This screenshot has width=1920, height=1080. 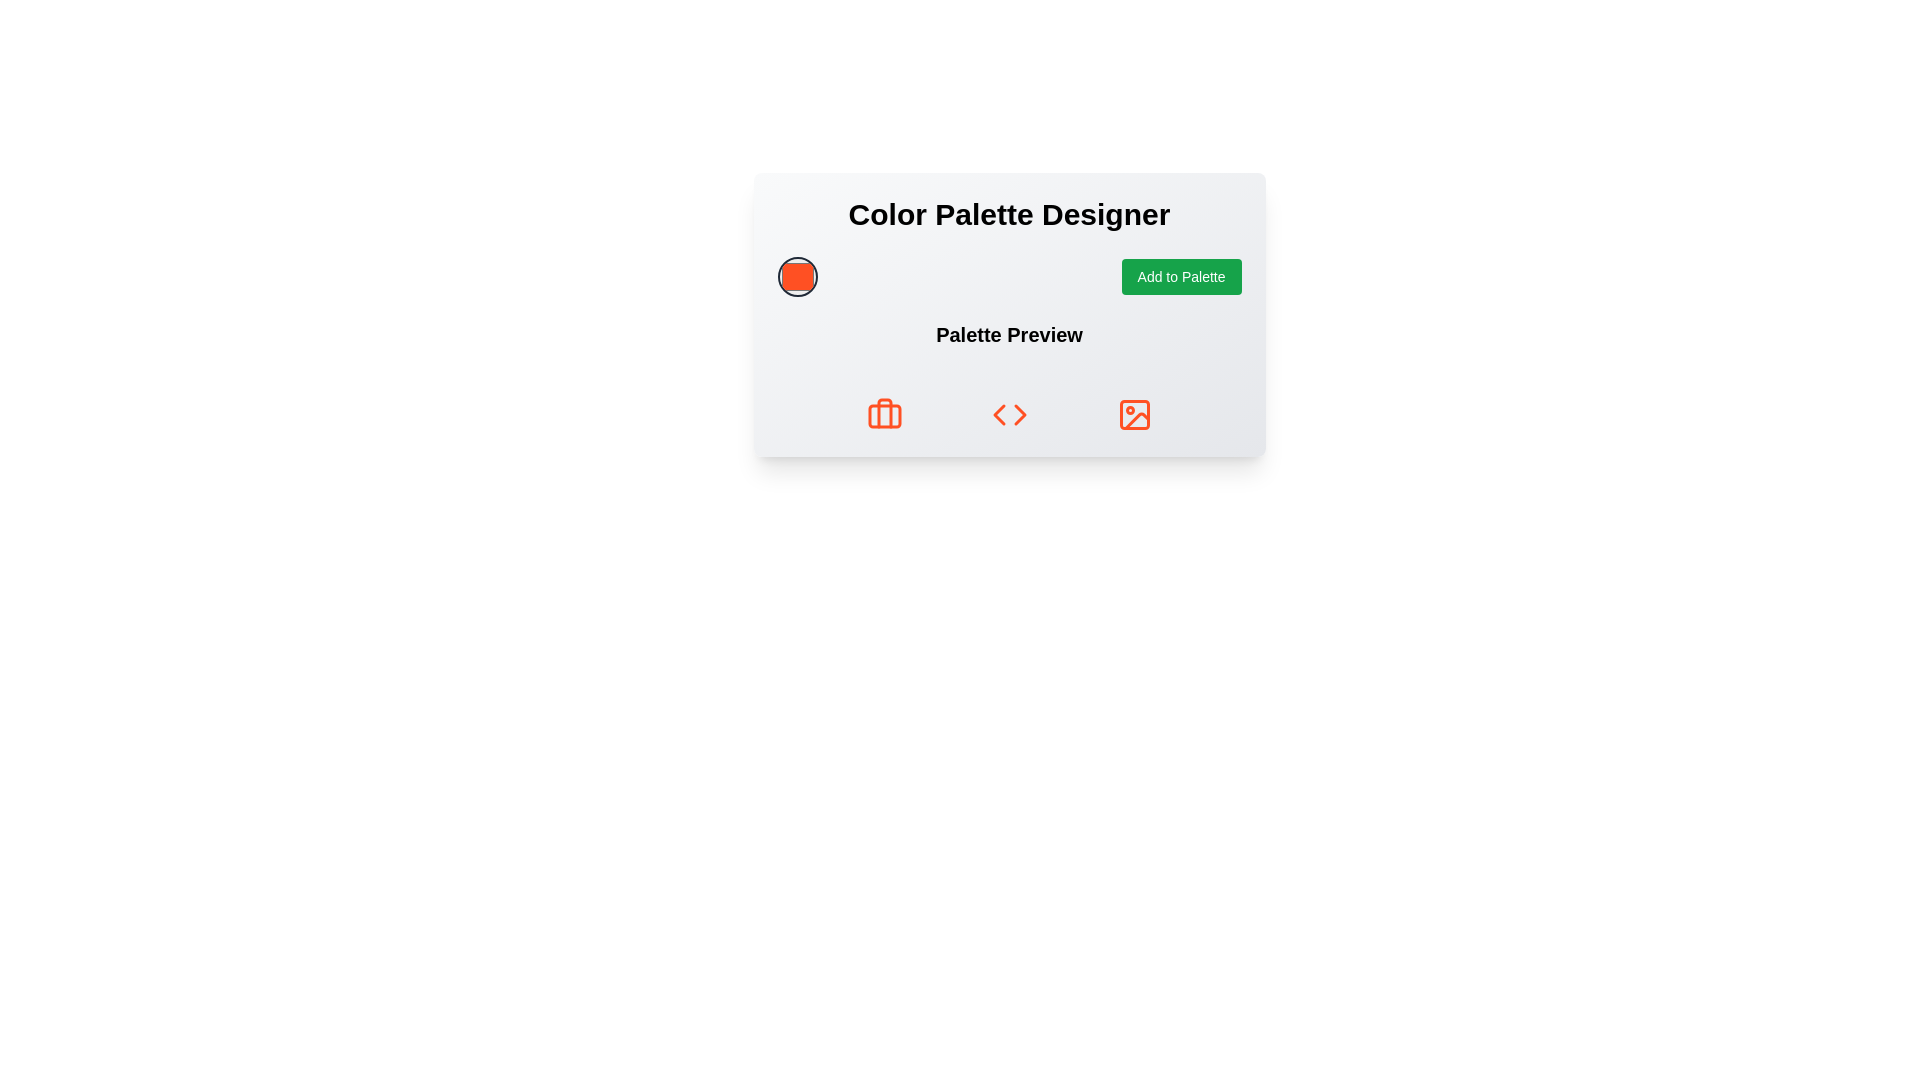 I want to click on the circular red button with a black border, so click(x=796, y=277).